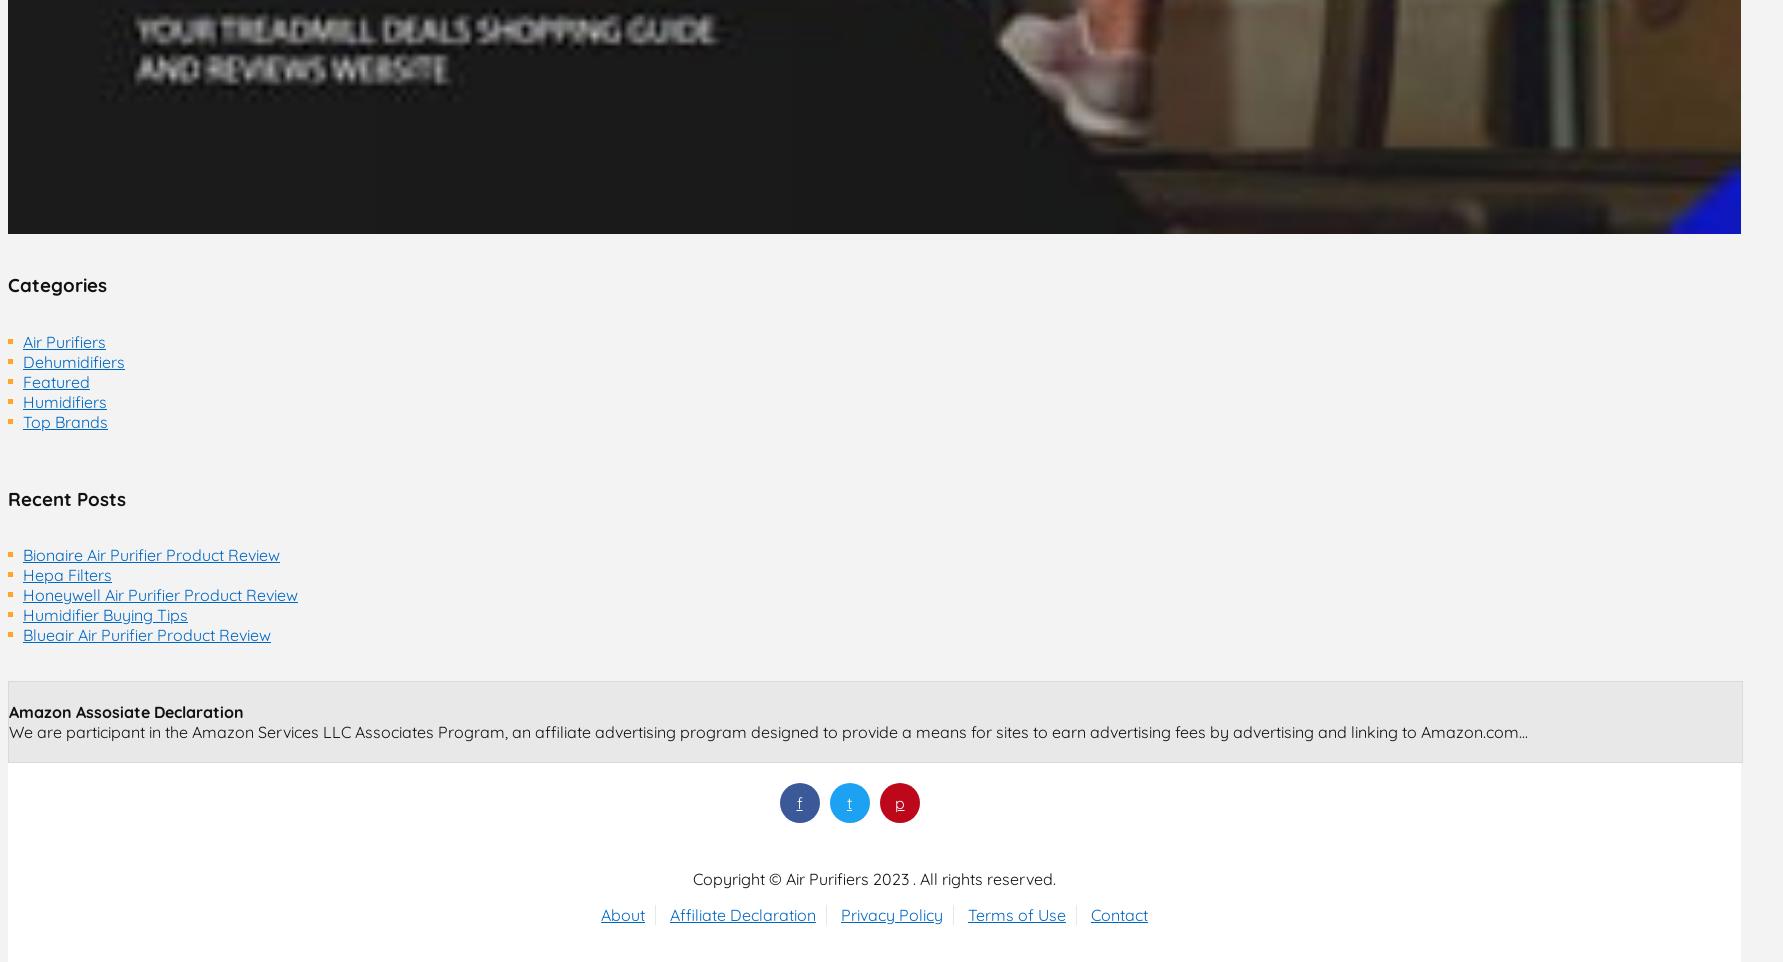 The width and height of the screenshot is (1783, 962). What do you see at coordinates (897, 801) in the screenshot?
I see `'p'` at bounding box center [897, 801].